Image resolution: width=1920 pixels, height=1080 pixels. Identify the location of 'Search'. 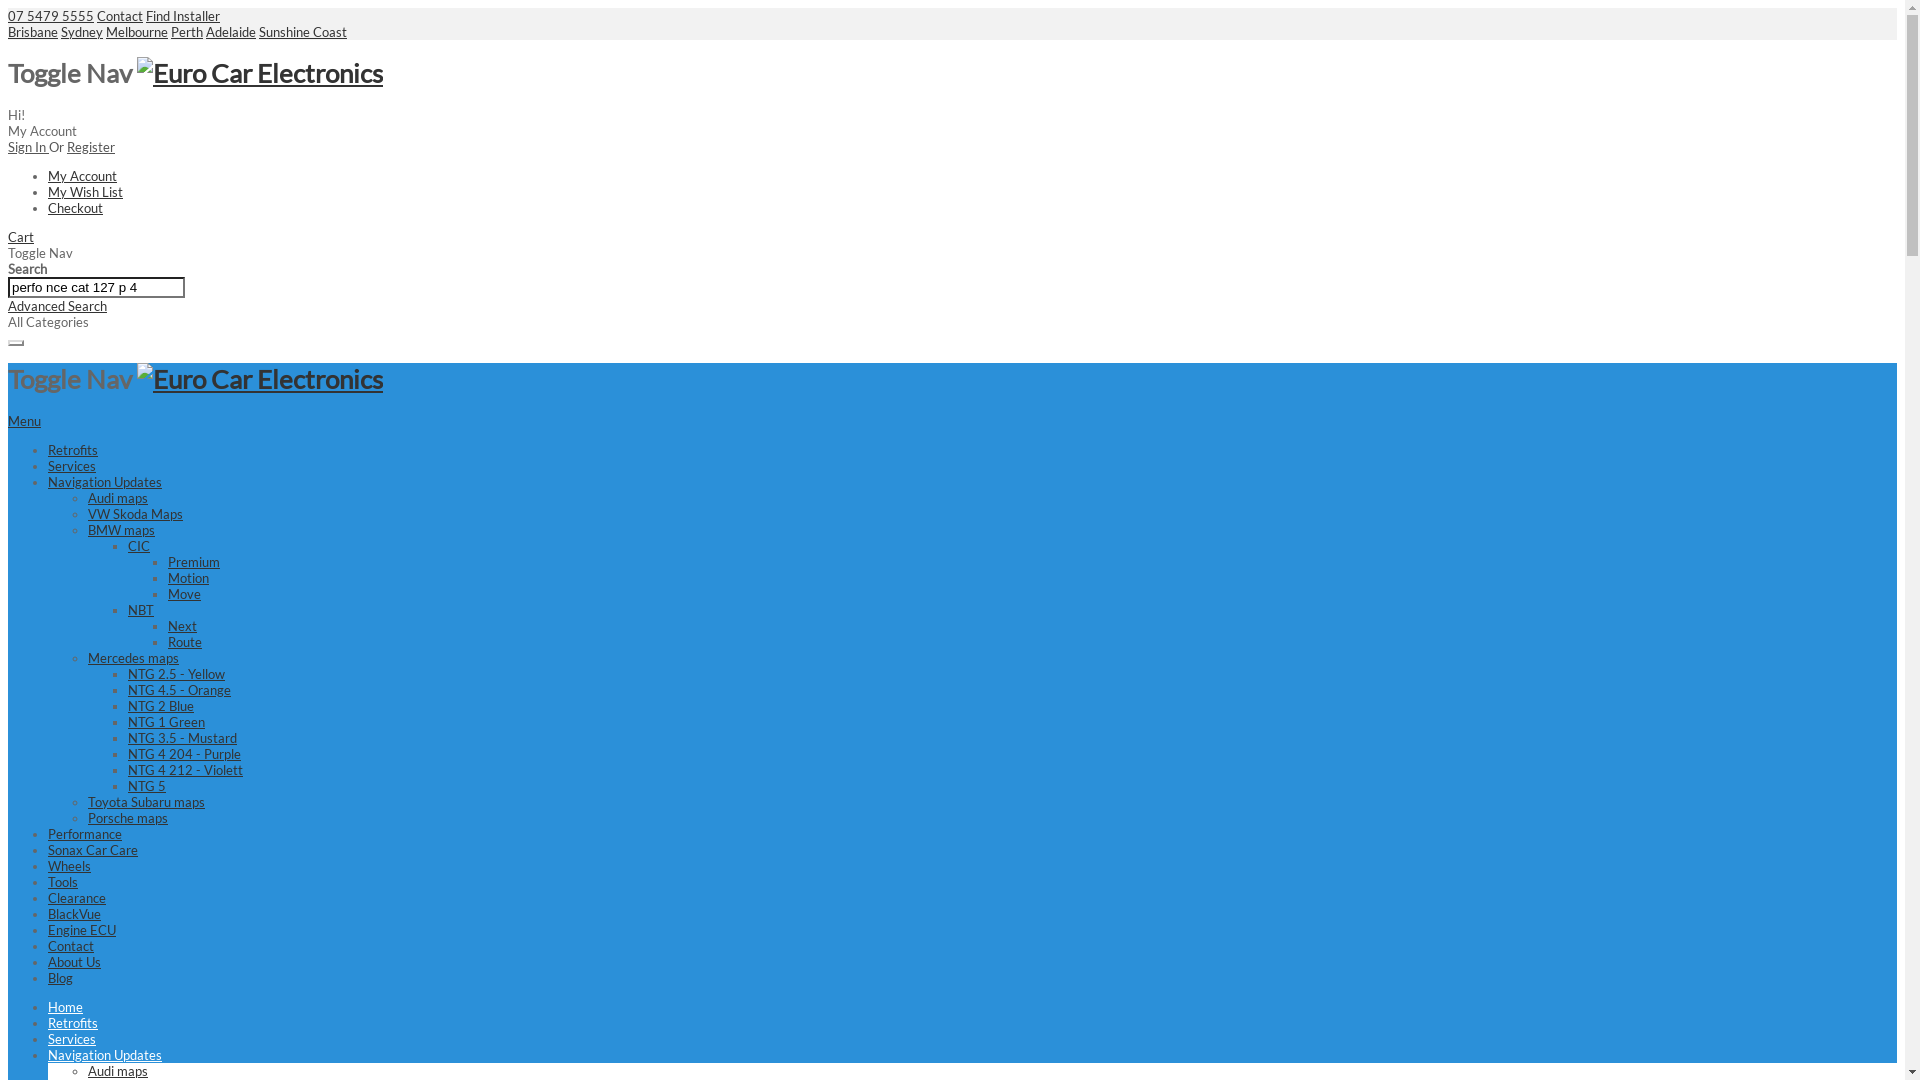
(8, 342).